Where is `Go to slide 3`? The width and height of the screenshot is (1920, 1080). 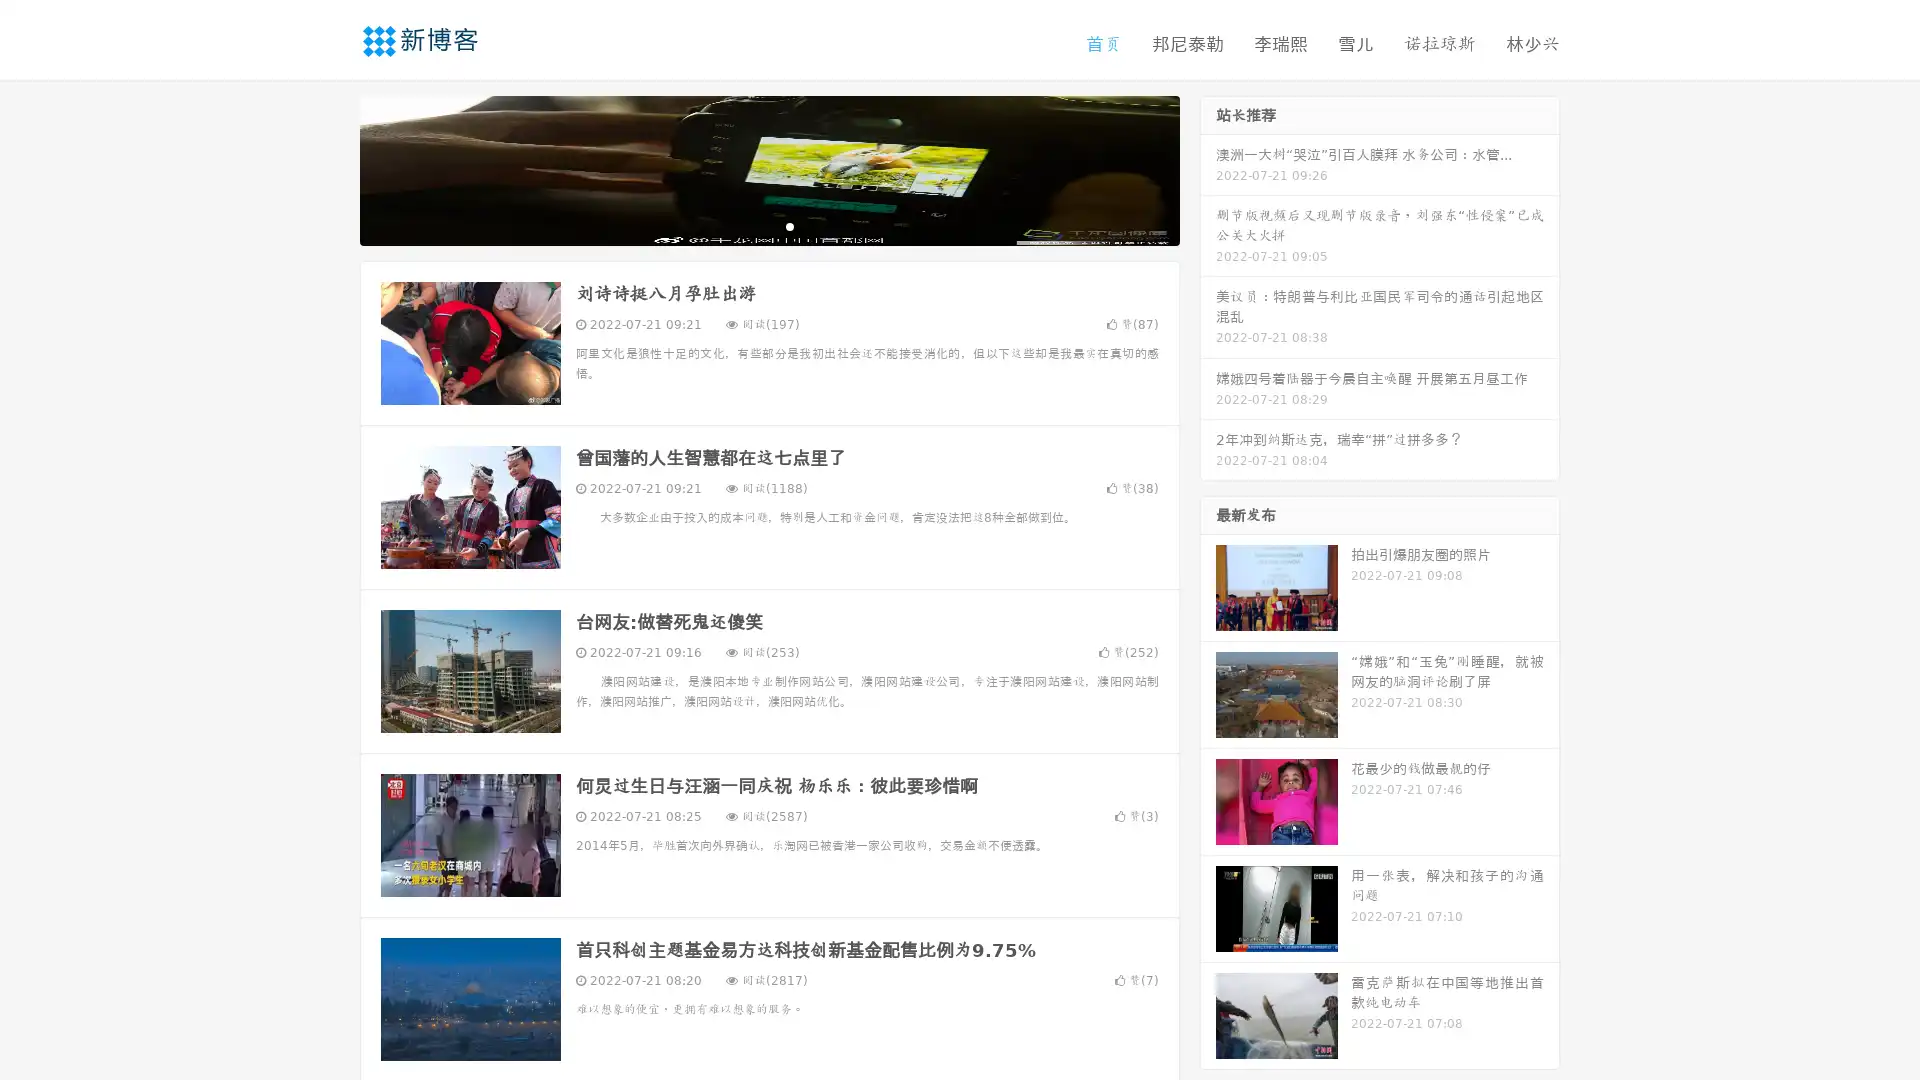 Go to slide 3 is located at coordinates (789, 225).